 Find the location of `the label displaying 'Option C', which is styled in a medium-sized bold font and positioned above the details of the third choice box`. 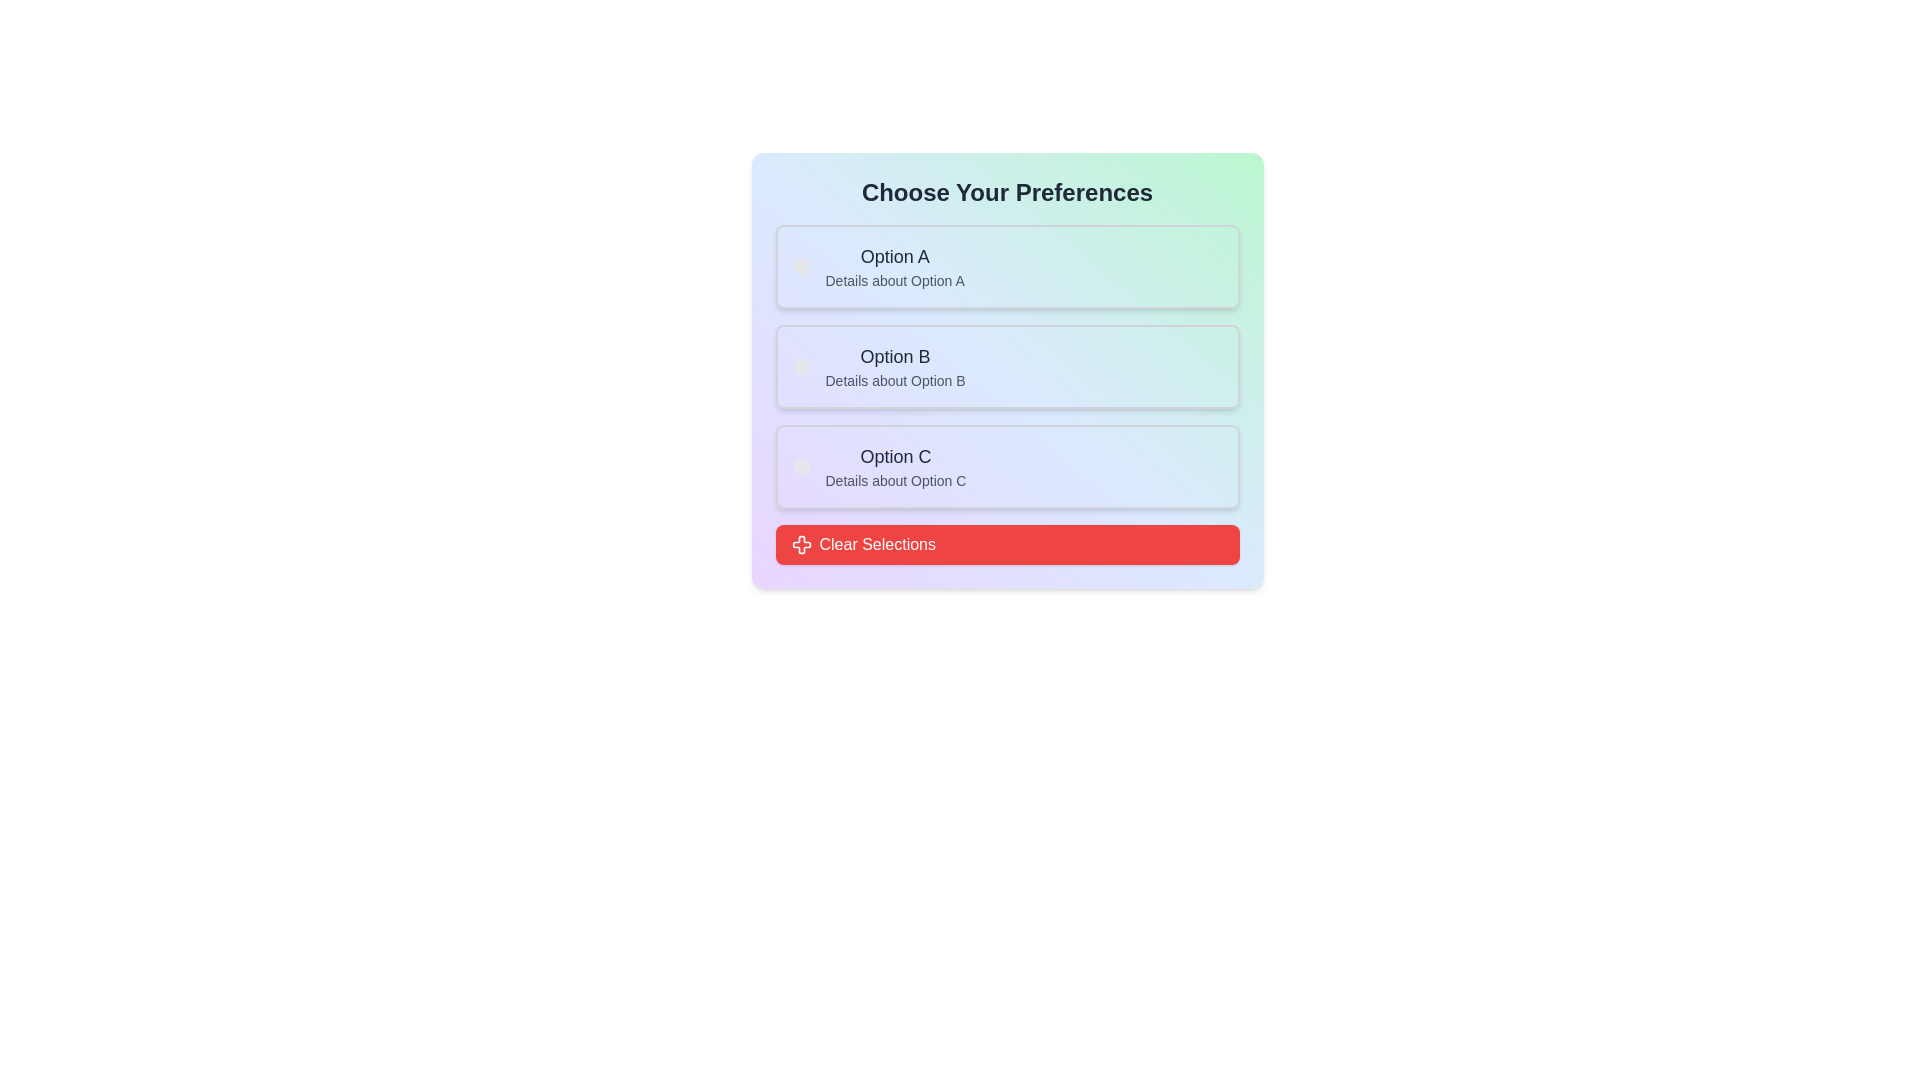

the label displaying 'Option C', which is styled in a medium-sized bold font and positioned above the details of the third choice box is located at coordinates (894, 456).